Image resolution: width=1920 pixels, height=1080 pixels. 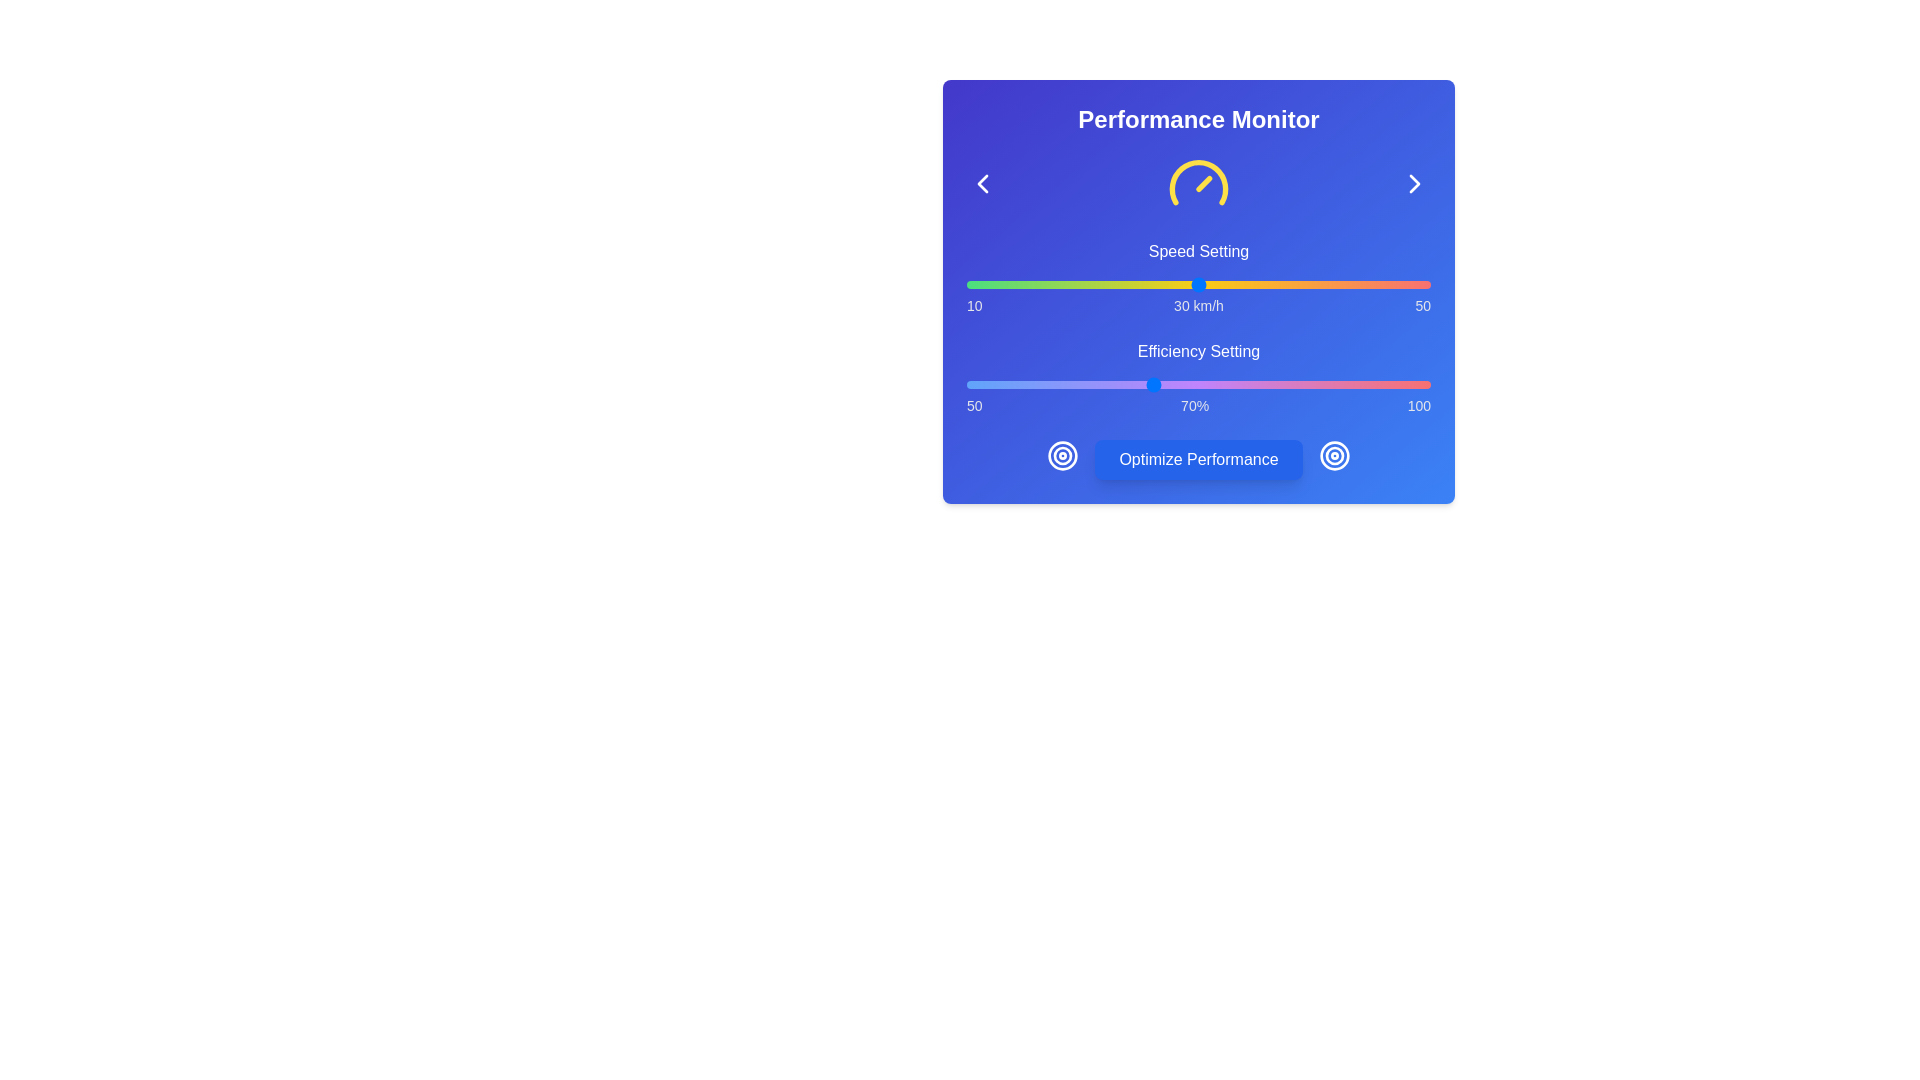 I want to click on 'Optimize Performance' button, so click(x=1199, y=459).